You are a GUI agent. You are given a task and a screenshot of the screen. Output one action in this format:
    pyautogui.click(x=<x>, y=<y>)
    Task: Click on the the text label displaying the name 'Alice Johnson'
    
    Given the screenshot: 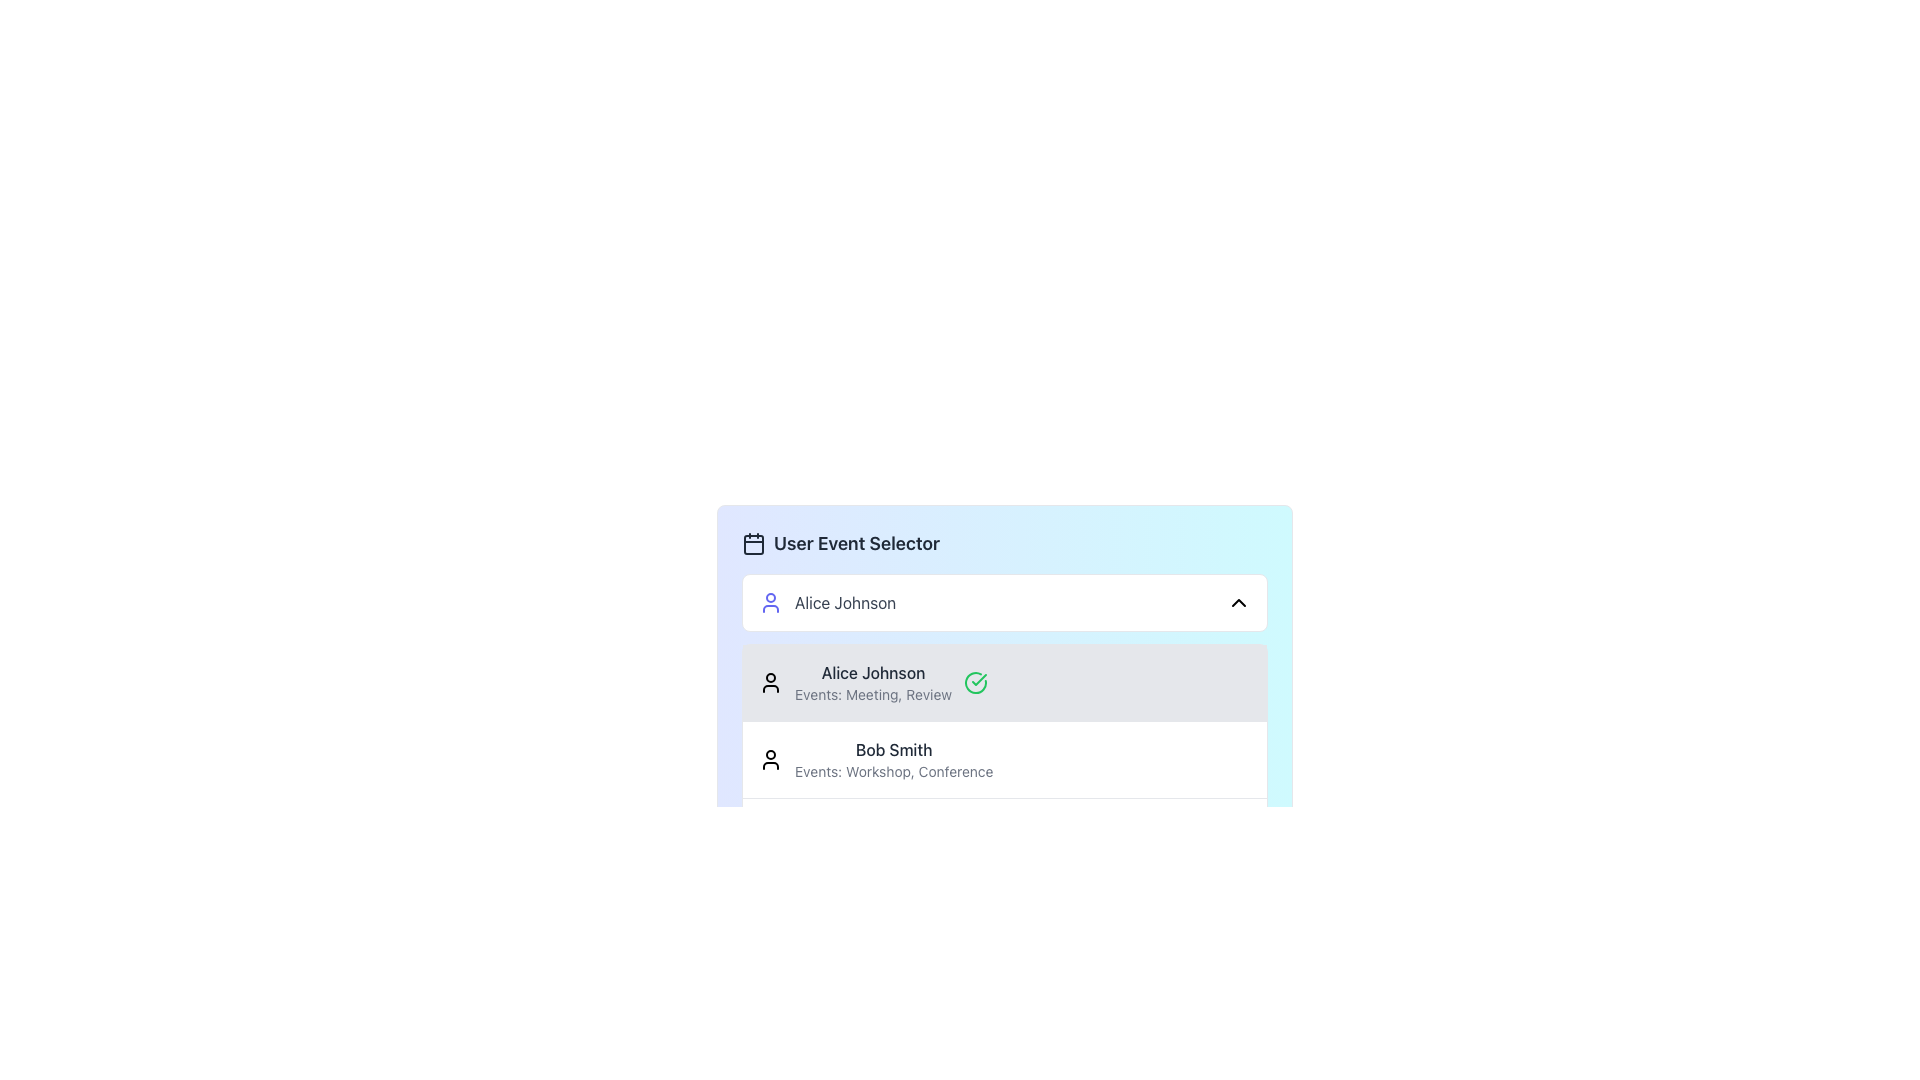 What is the action you would take?
    pyautogui.click(x=873, y=672)
    